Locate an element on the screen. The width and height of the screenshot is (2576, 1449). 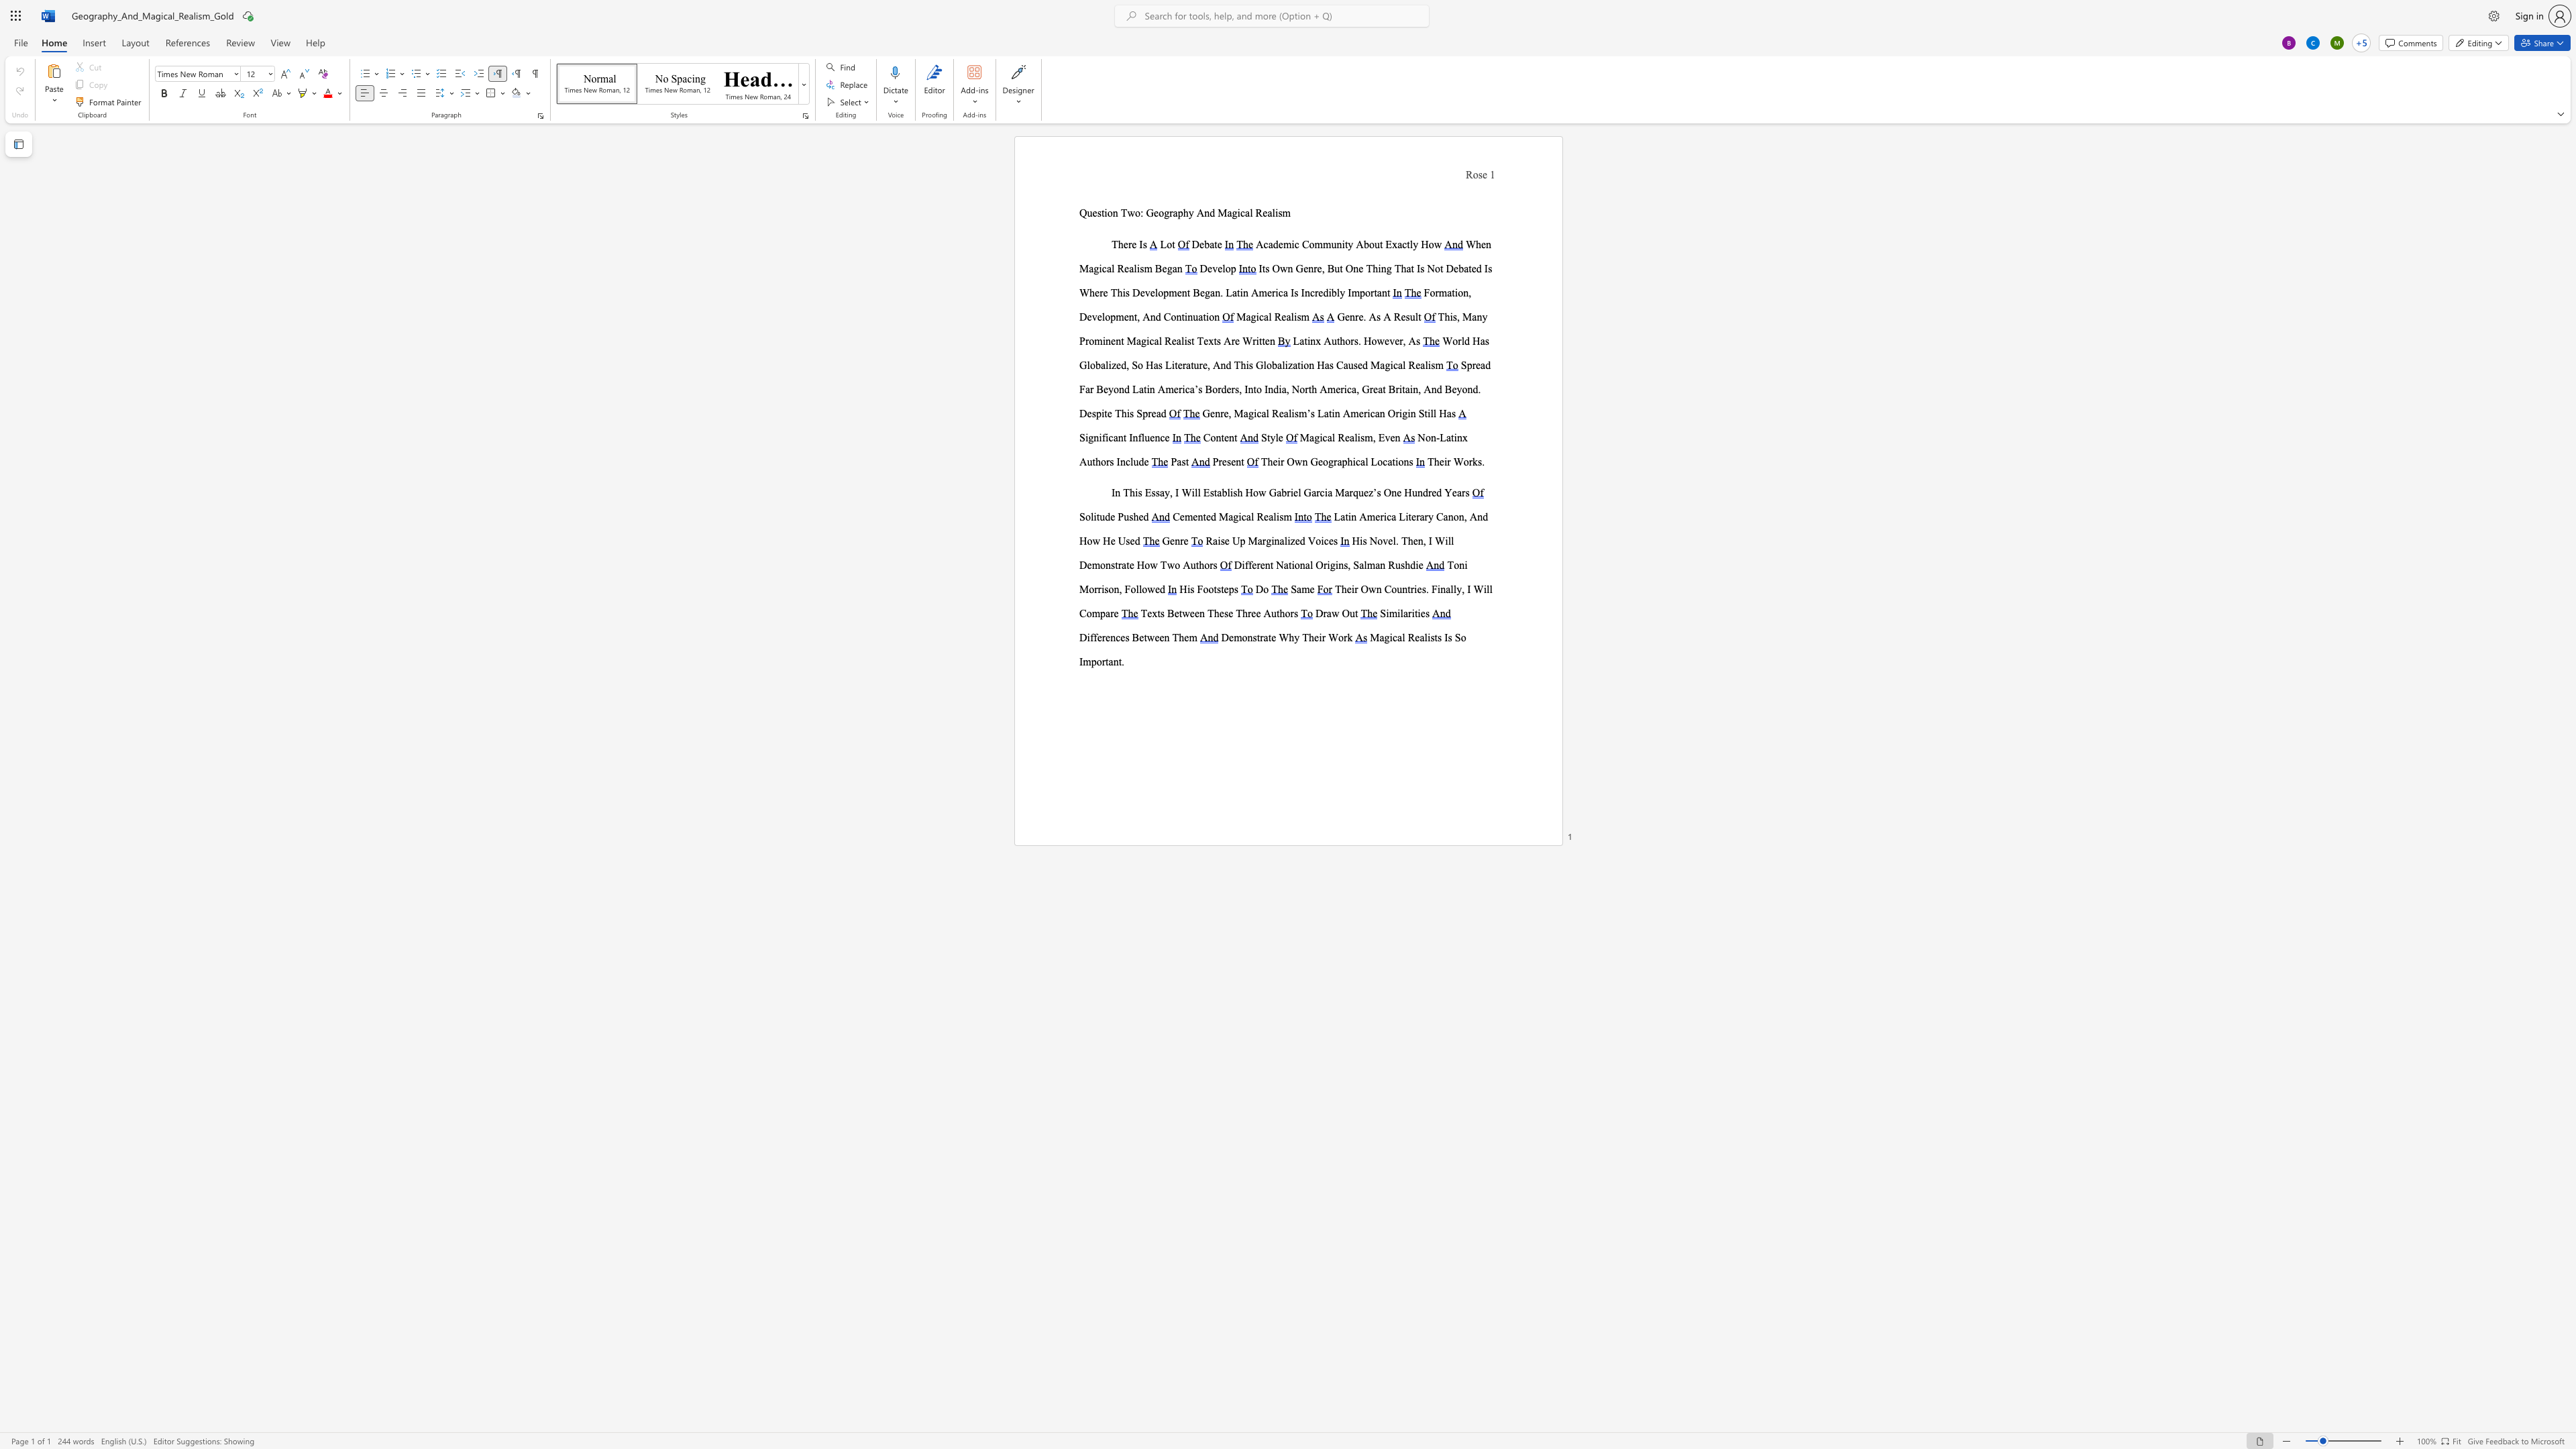
the 2th character "y" in the text is located at coordinates (1458, 388).